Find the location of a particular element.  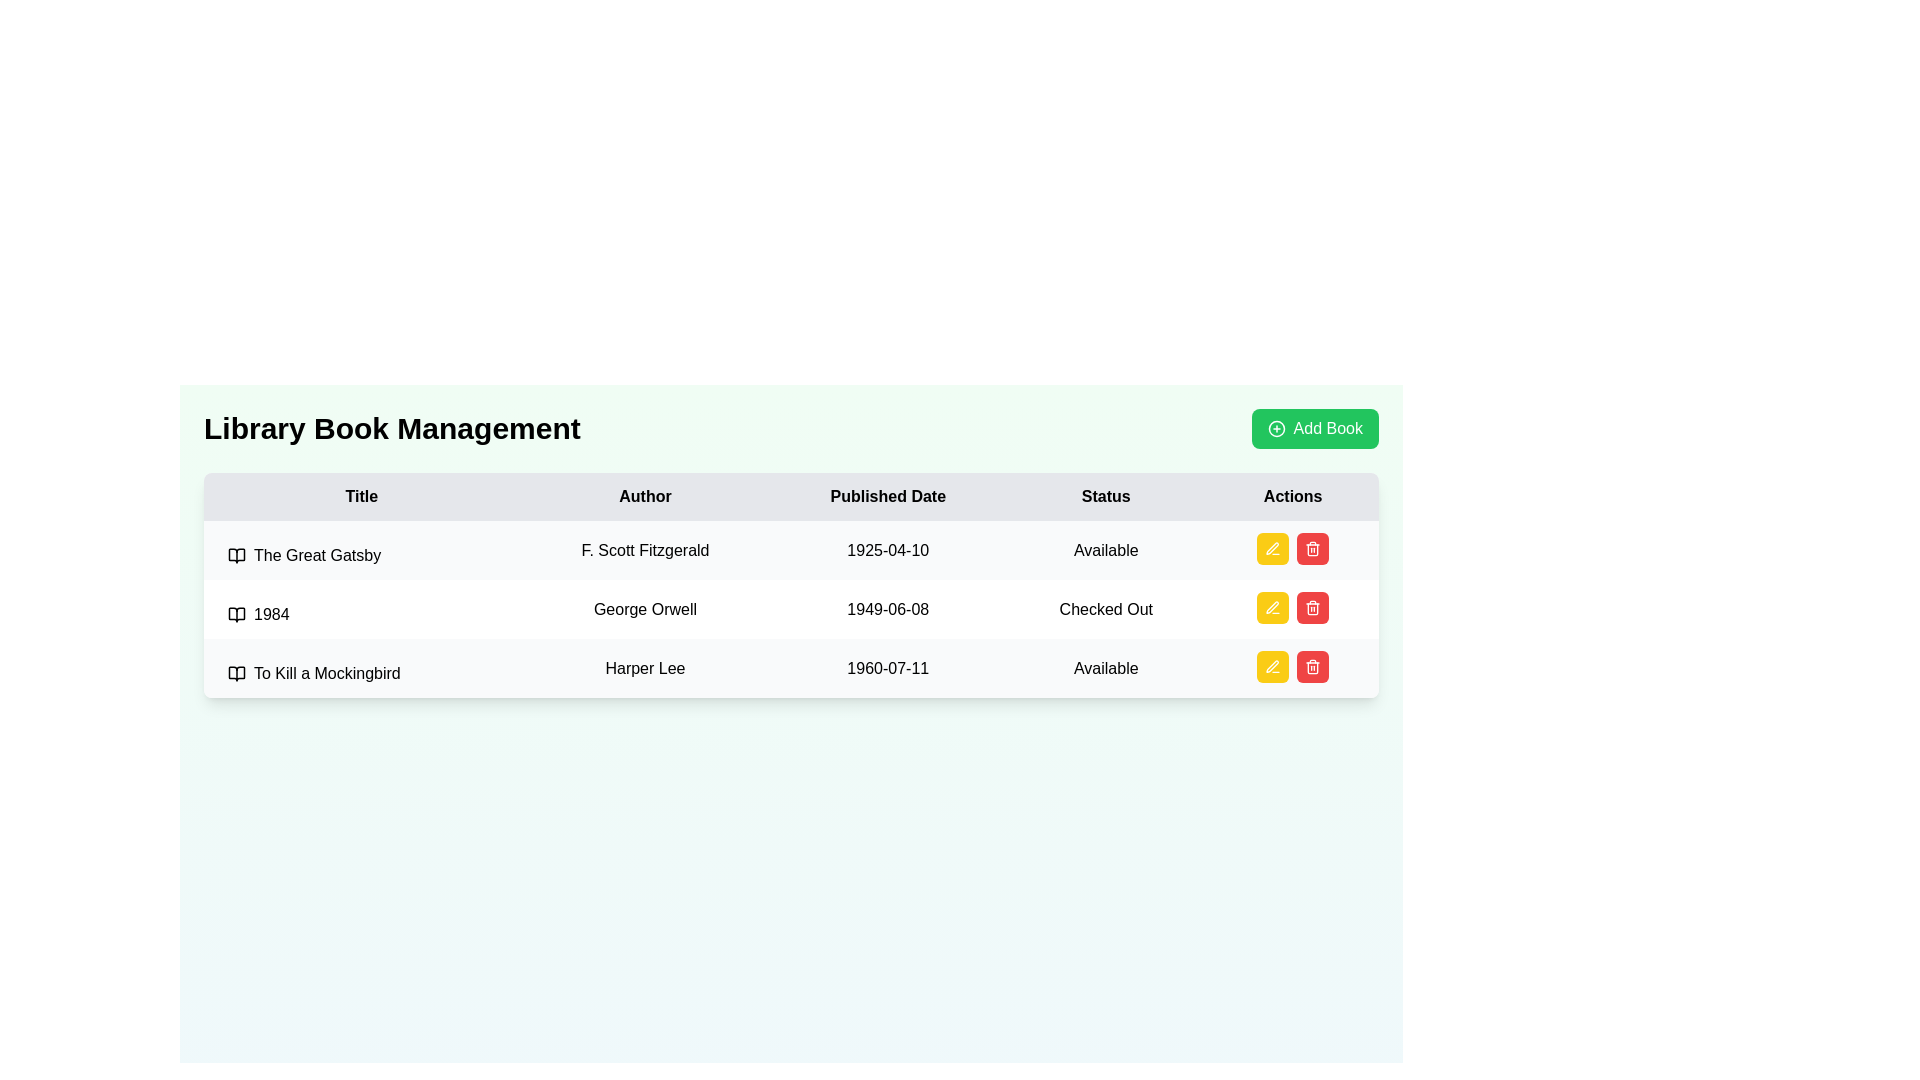

the pen icon in the 'Actions' column associated with the book '1984', which is the second graphical component of the SVG graphic is located at coordinates (1271, 606).